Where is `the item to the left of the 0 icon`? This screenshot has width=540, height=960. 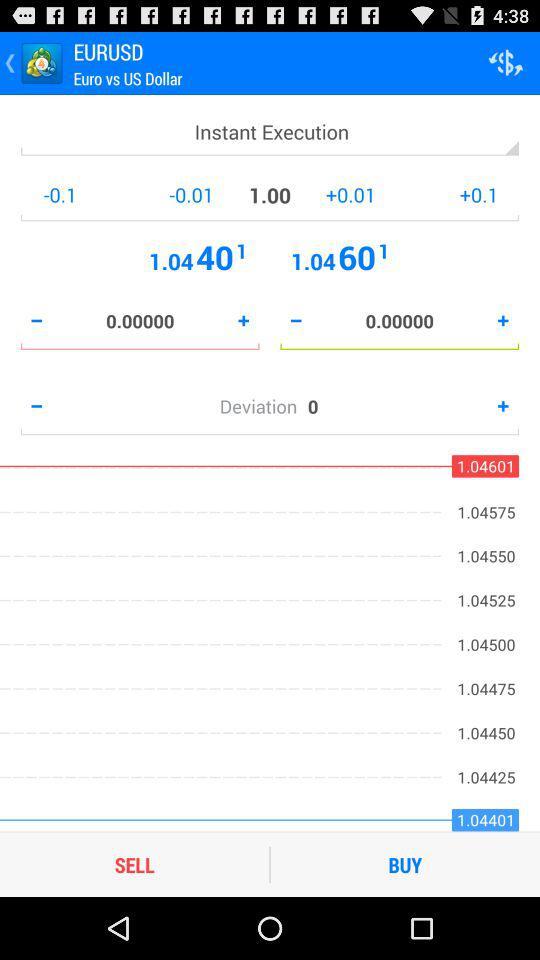
the item to the left of the 0 icon is located at coordinates (263, 405).